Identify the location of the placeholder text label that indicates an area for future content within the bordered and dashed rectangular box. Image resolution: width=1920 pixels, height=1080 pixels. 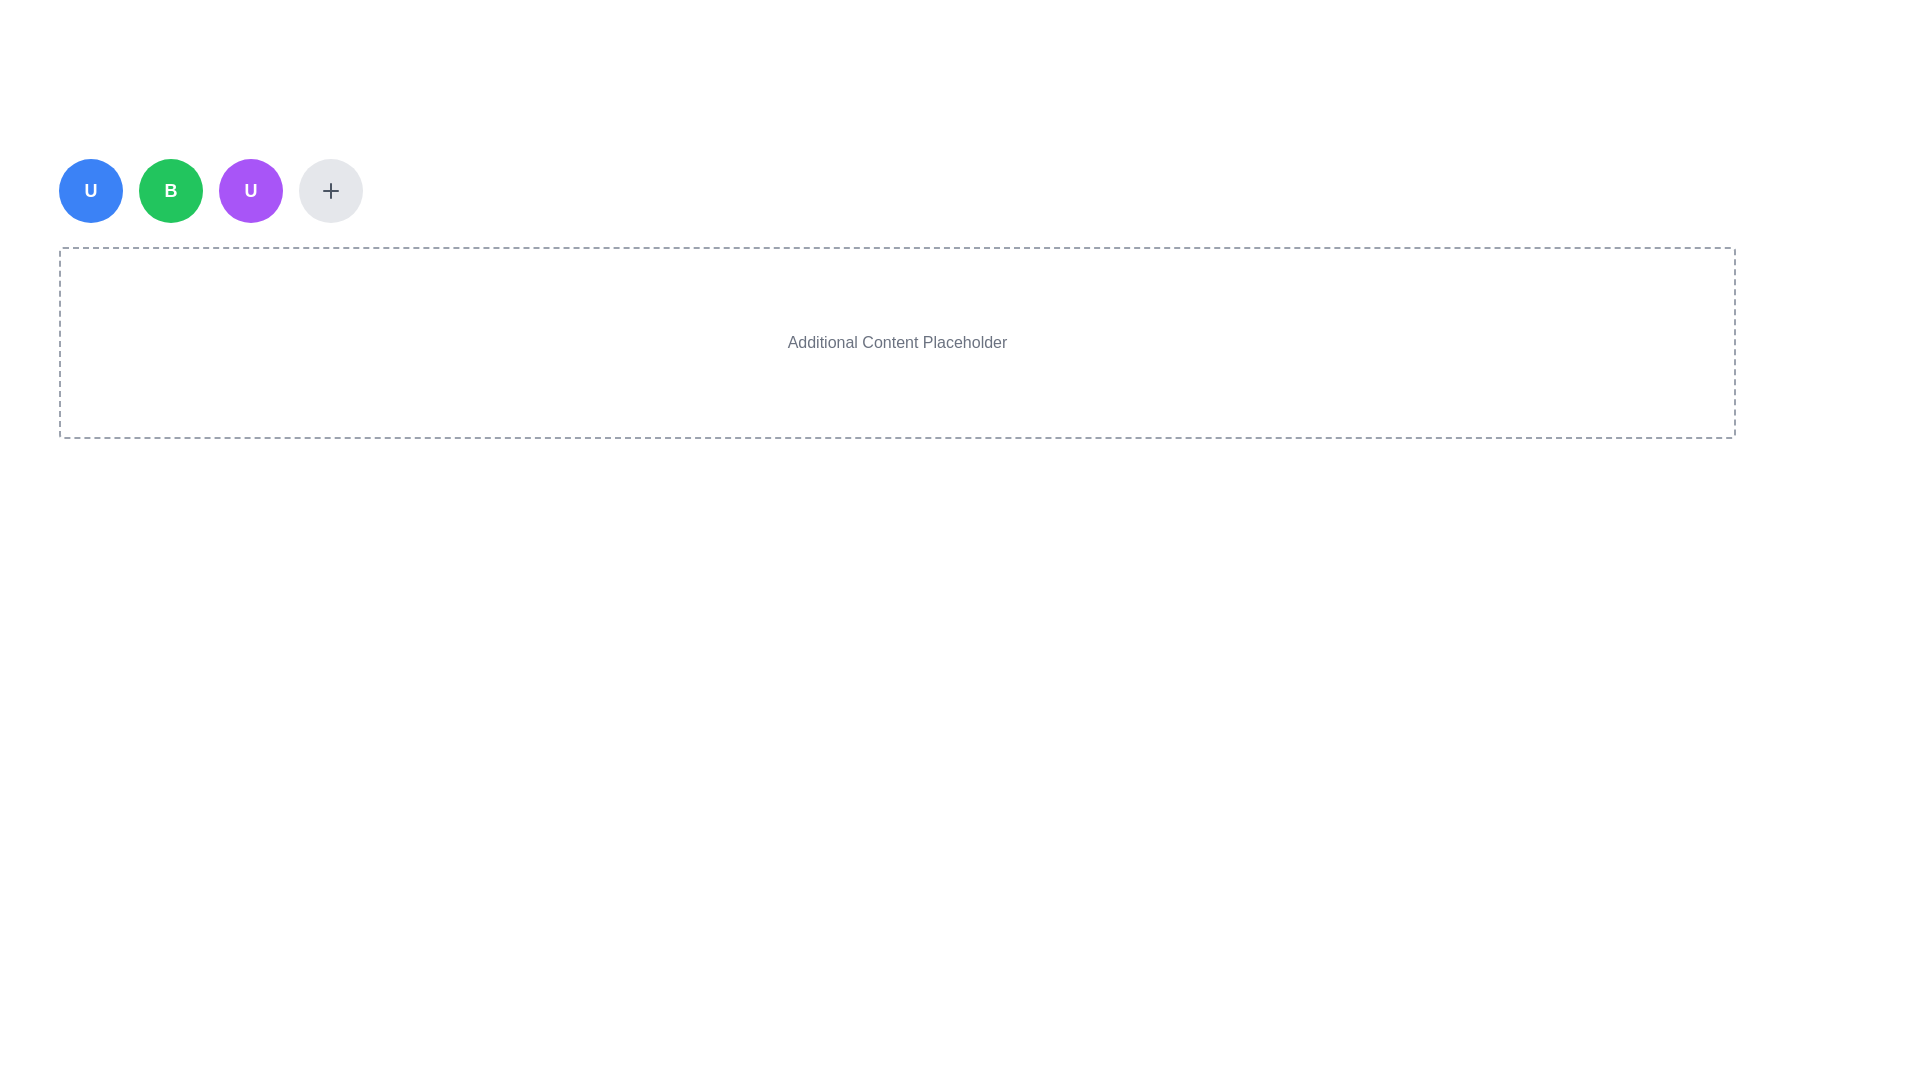
(896, 342).